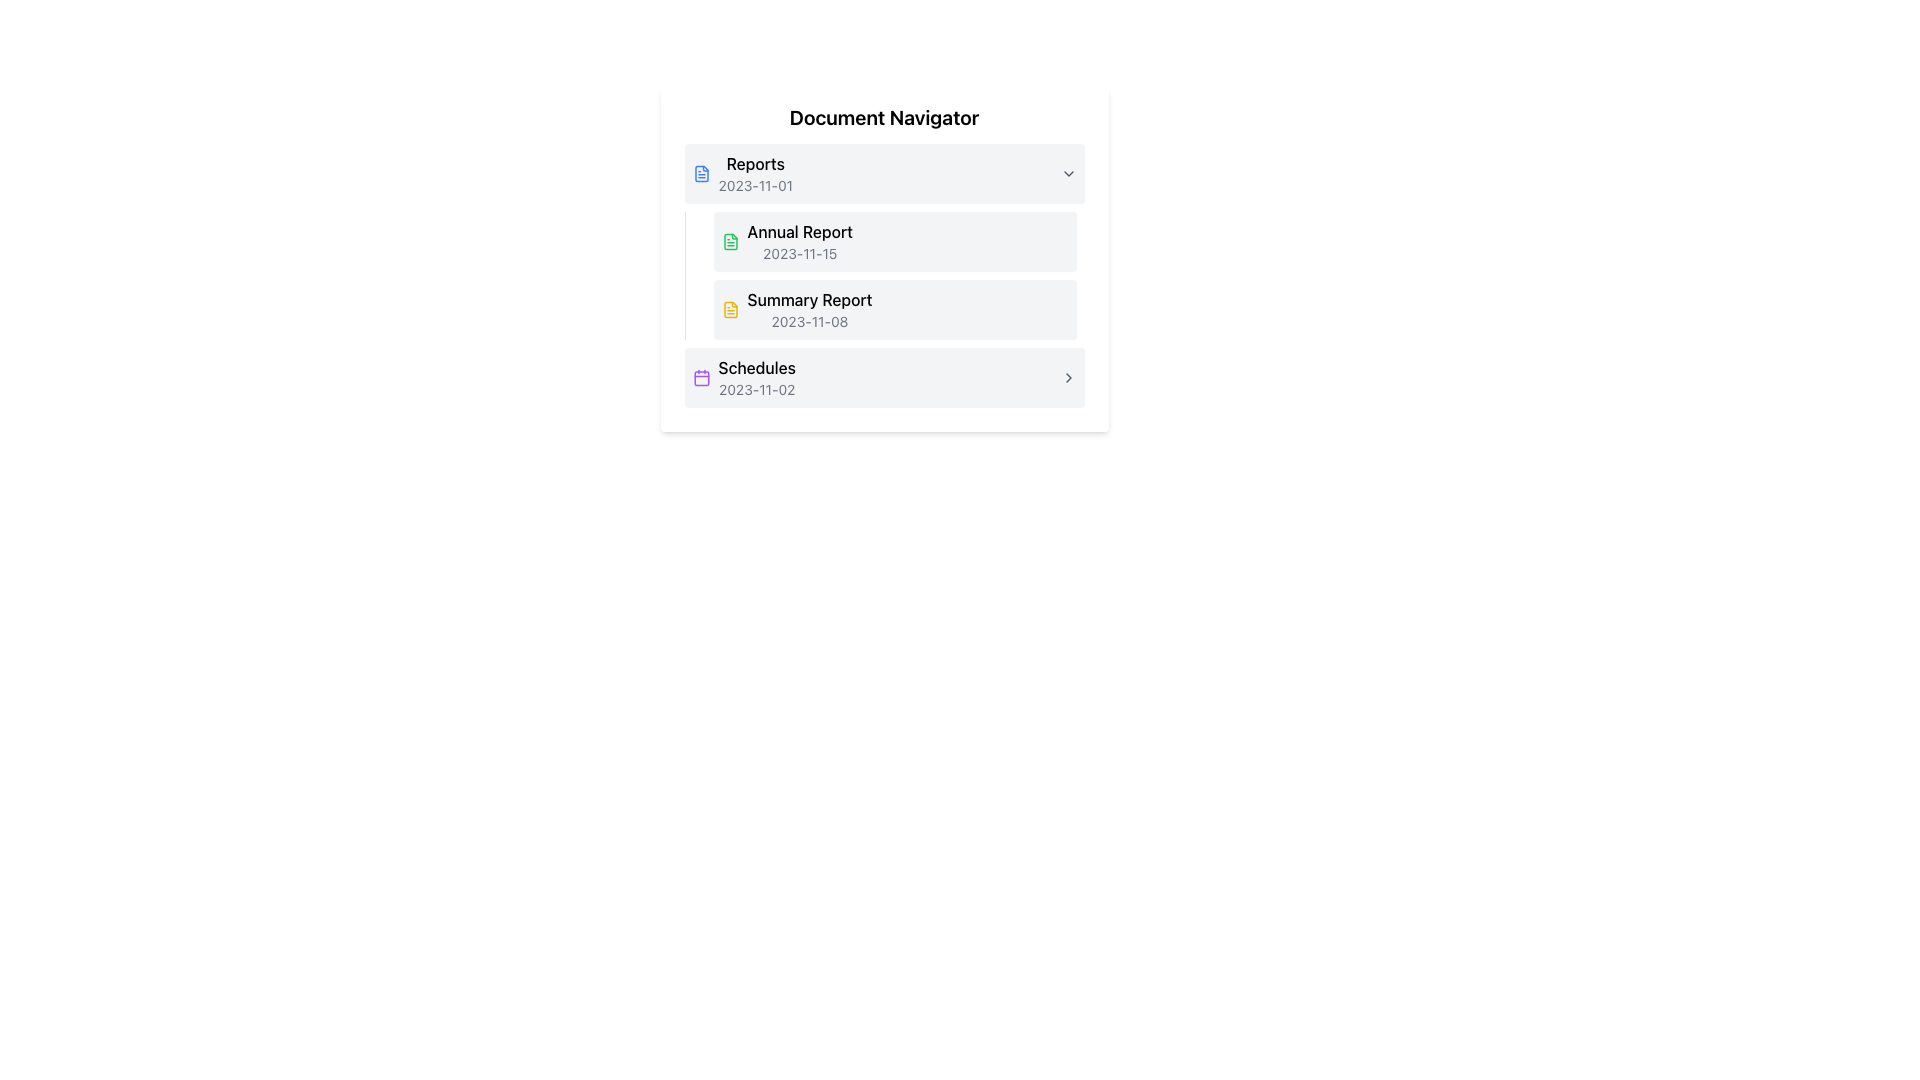  Describe the element at coordinates (883, 172) in the screenshot. I see `the first interactive list item labeled 'Reports'` at that location.